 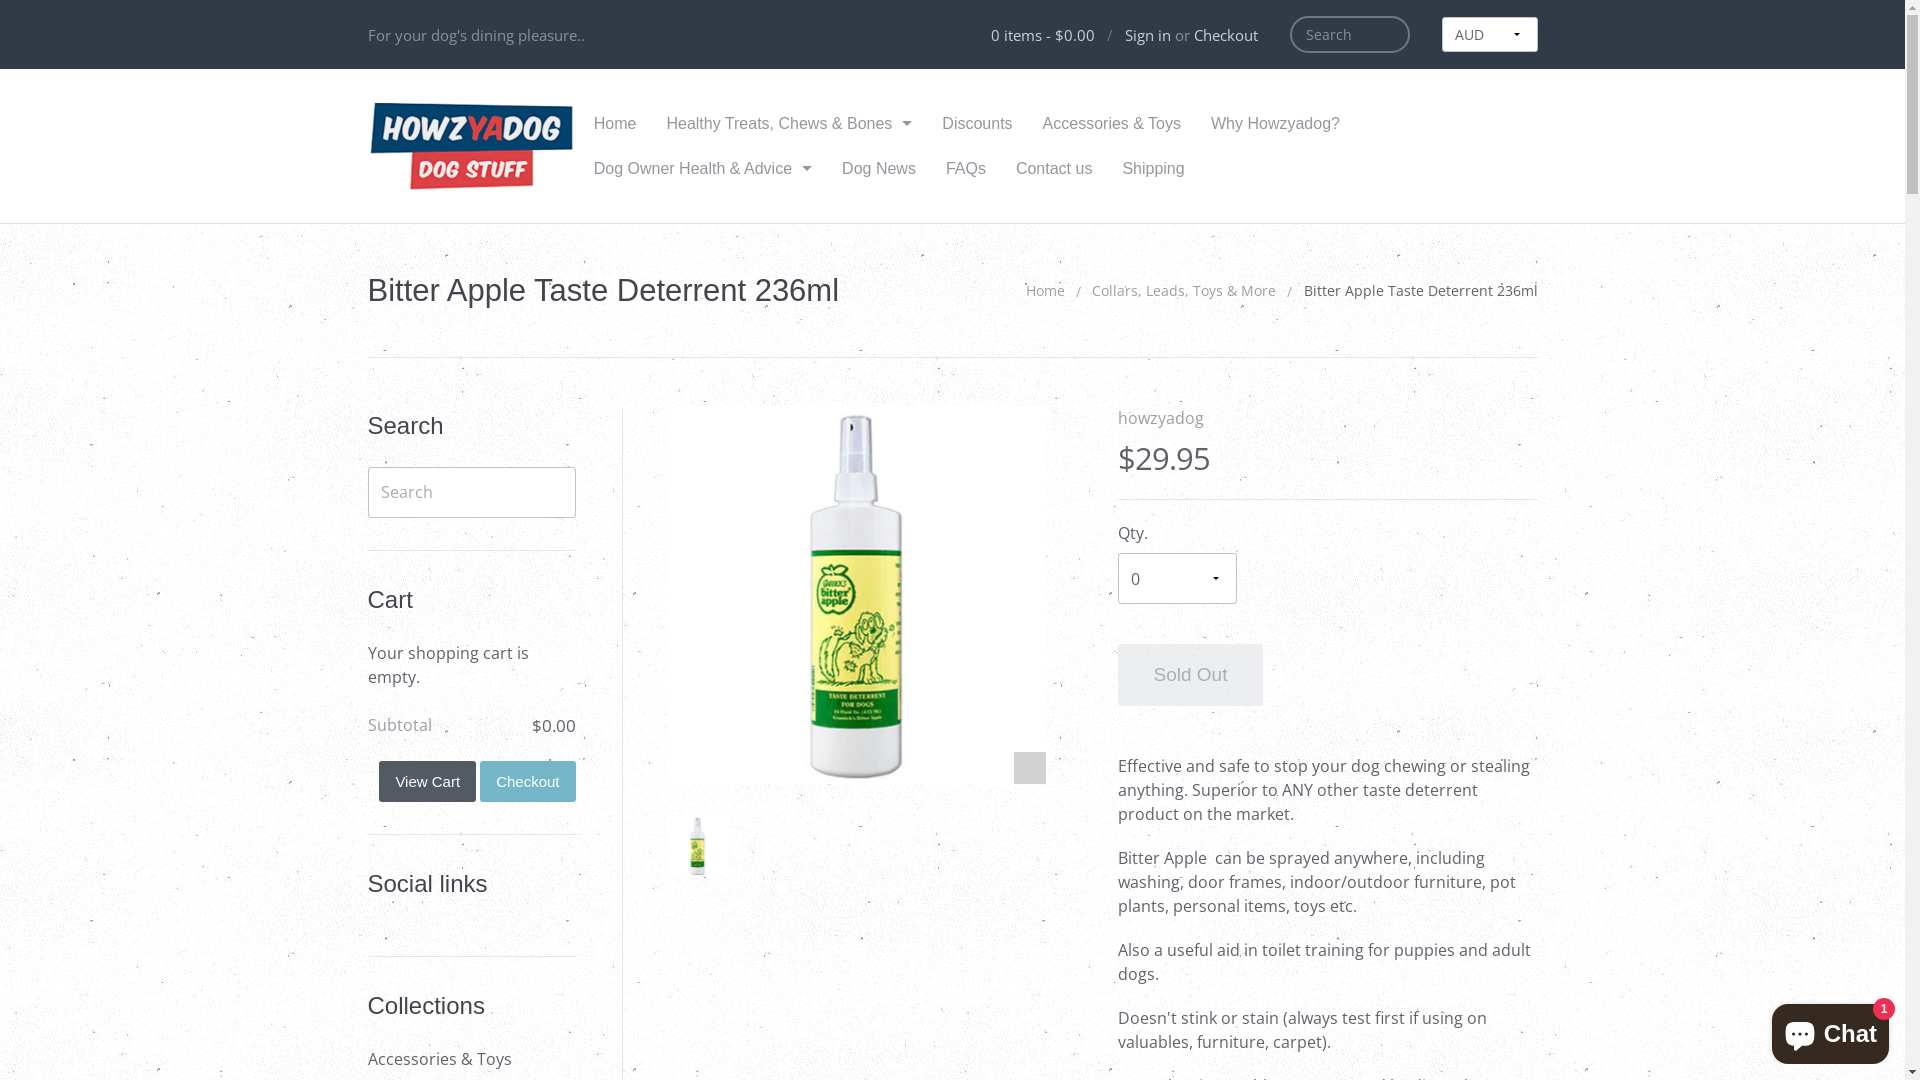 What do you see at coordinates (1152, 167) in the screenshot?
I see `'Shipping'` at bounding box center [1152, 167].